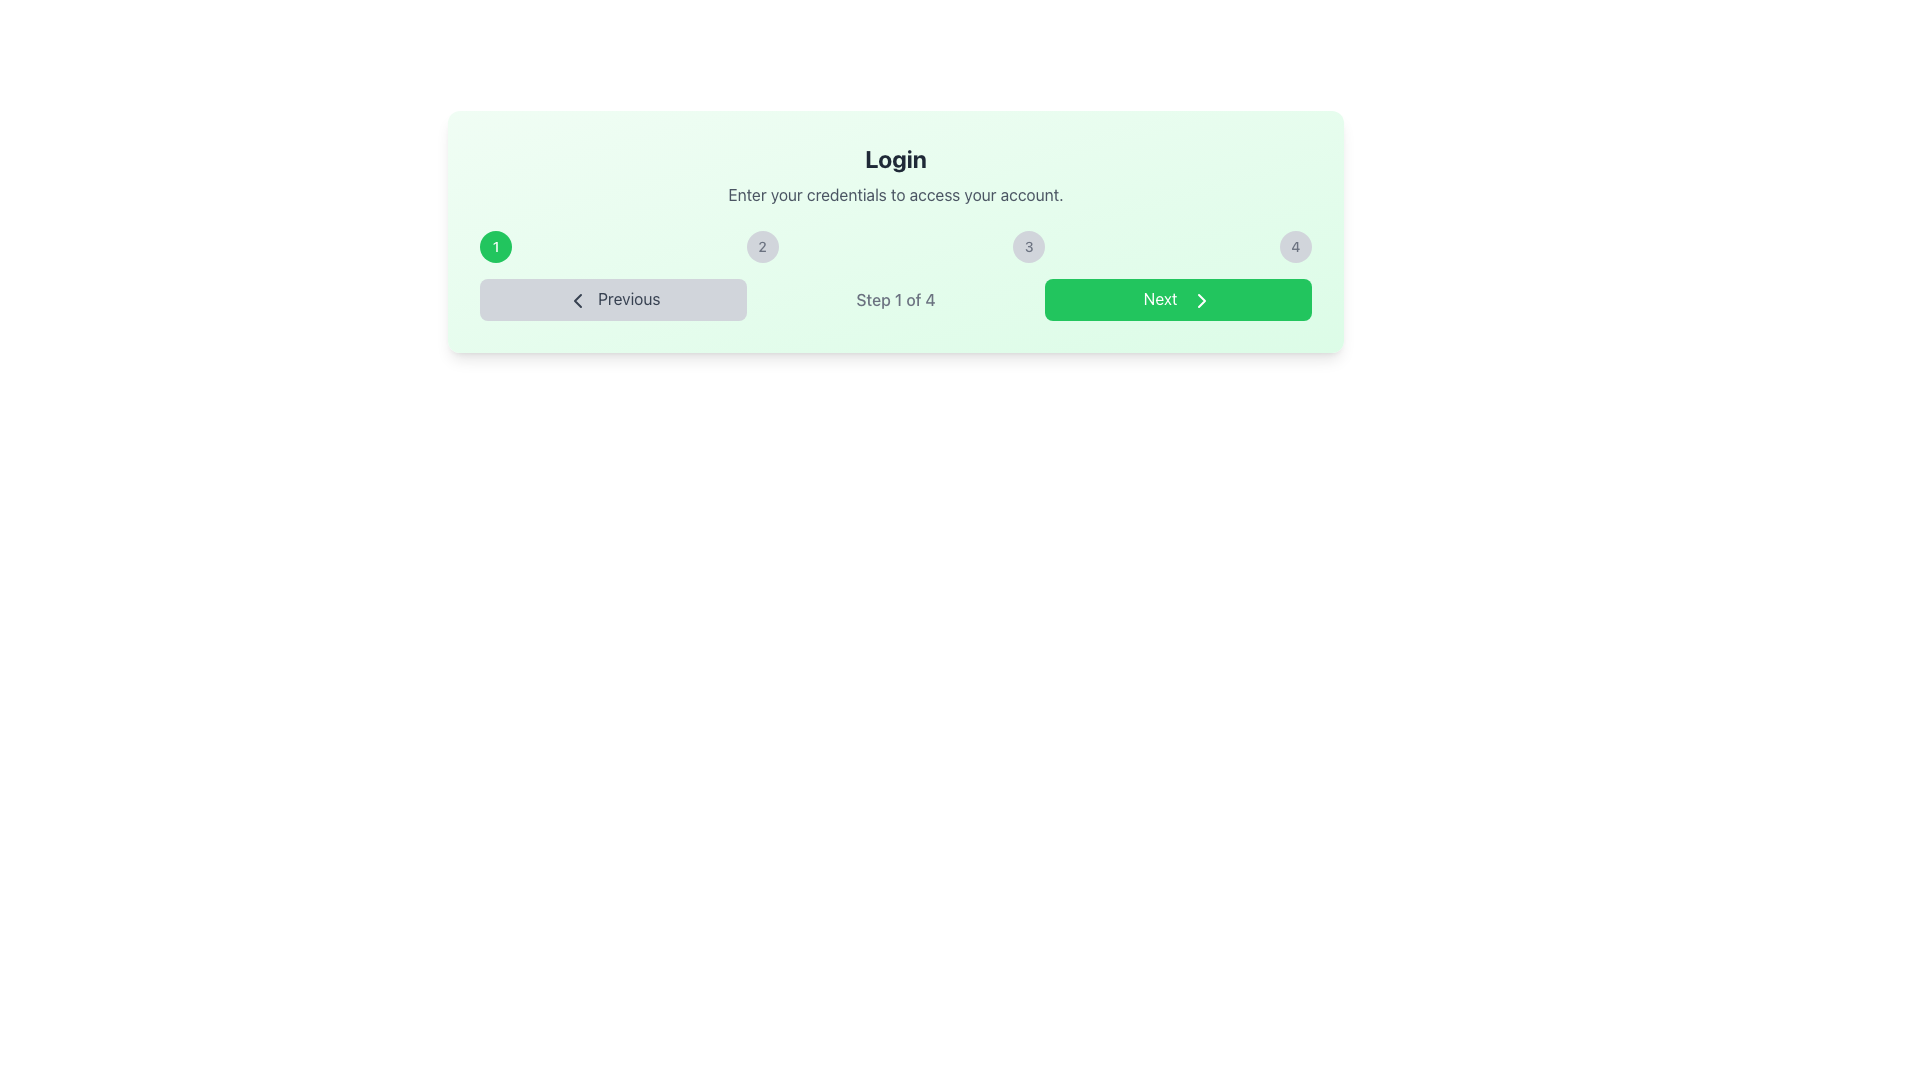  I want to click on the active step indicator button labeled '1' with a green background, so click(895, 245).